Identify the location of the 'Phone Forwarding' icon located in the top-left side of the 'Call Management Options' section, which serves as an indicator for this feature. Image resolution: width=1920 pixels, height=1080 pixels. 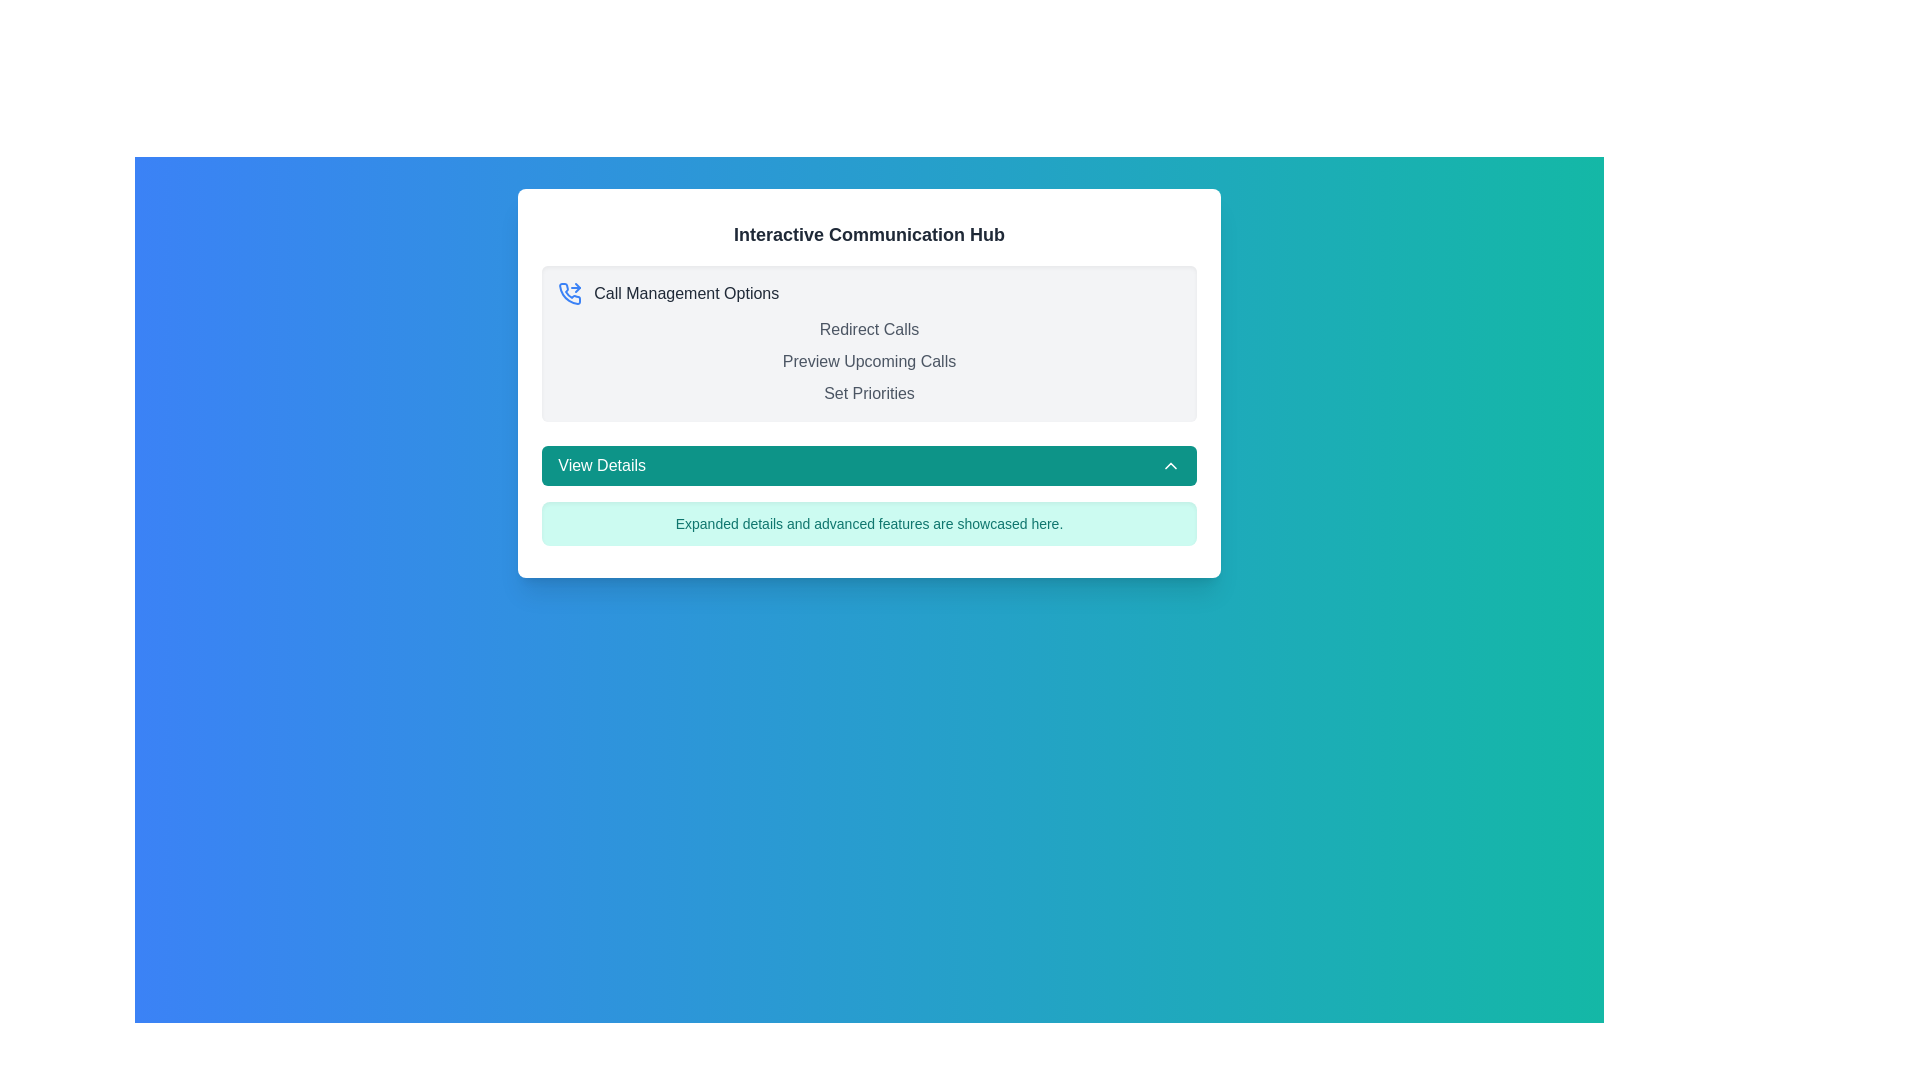
(569, 294).